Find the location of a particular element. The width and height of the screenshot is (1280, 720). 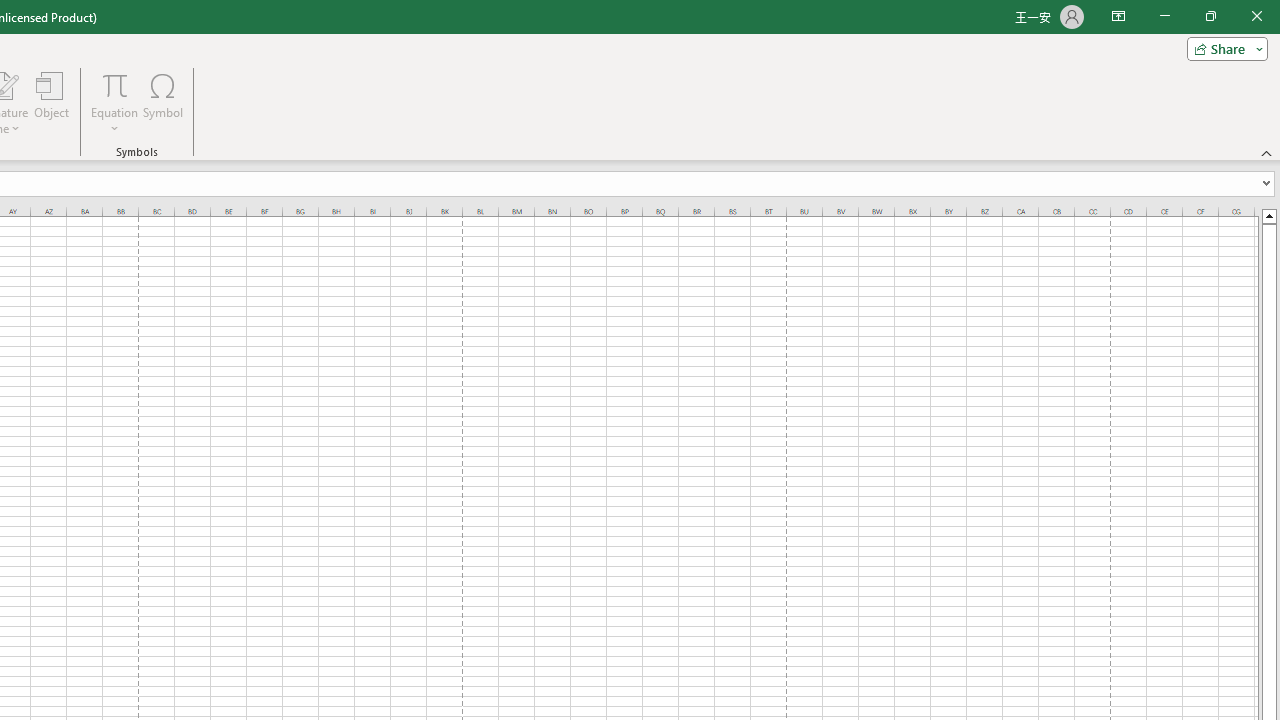

'Equation' is located at coordinates (114, 84).